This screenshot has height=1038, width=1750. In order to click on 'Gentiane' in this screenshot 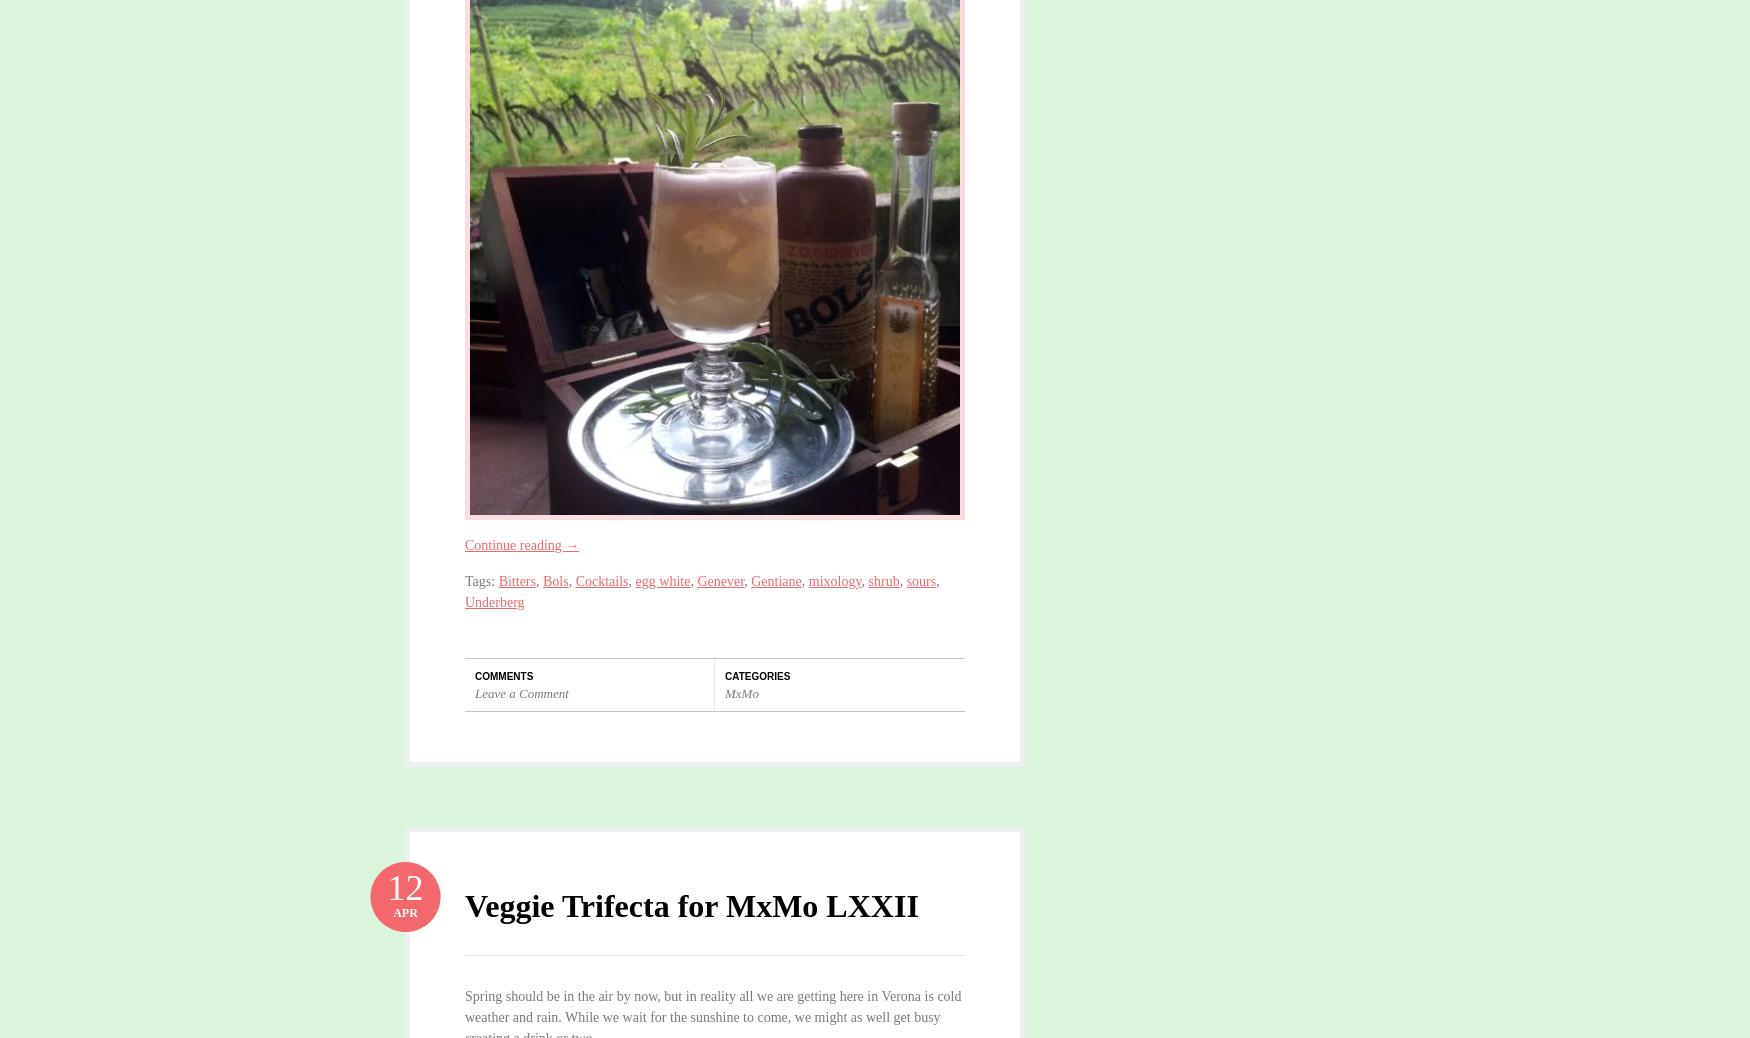, I will do `click(750, 579)`.